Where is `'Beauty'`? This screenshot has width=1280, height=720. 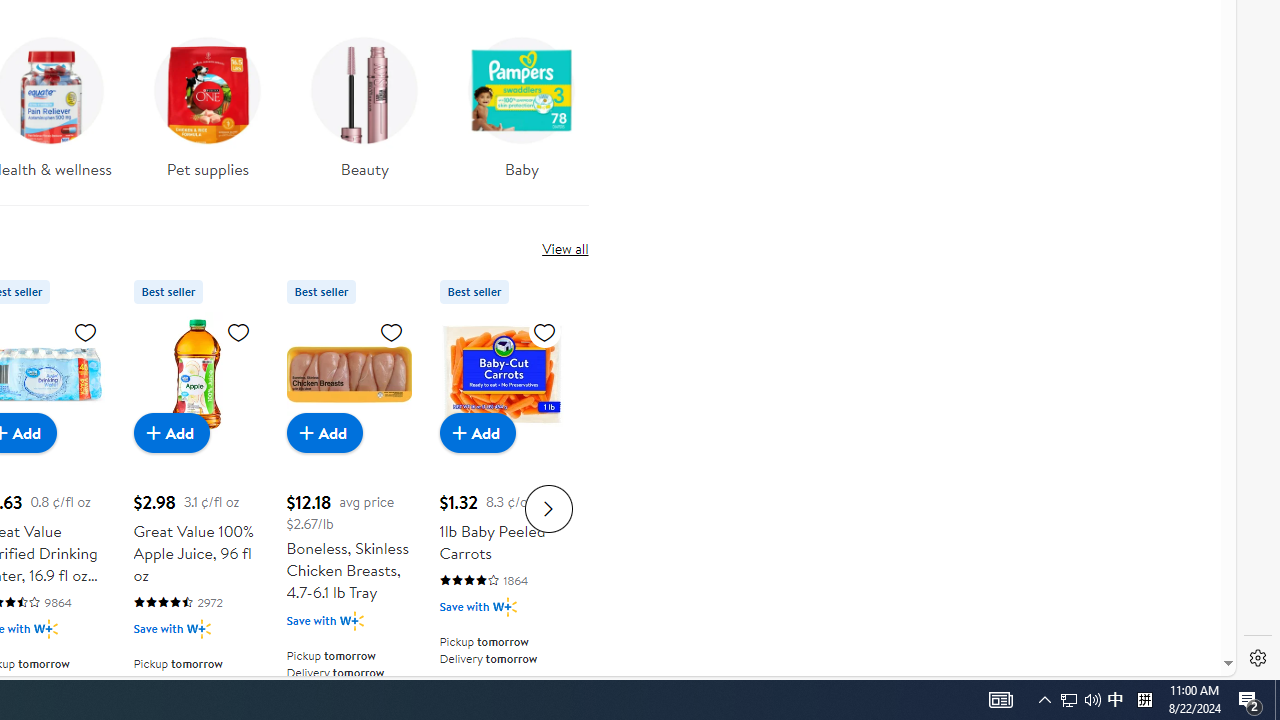 'Beauty' is located at coordinates (365, 101).